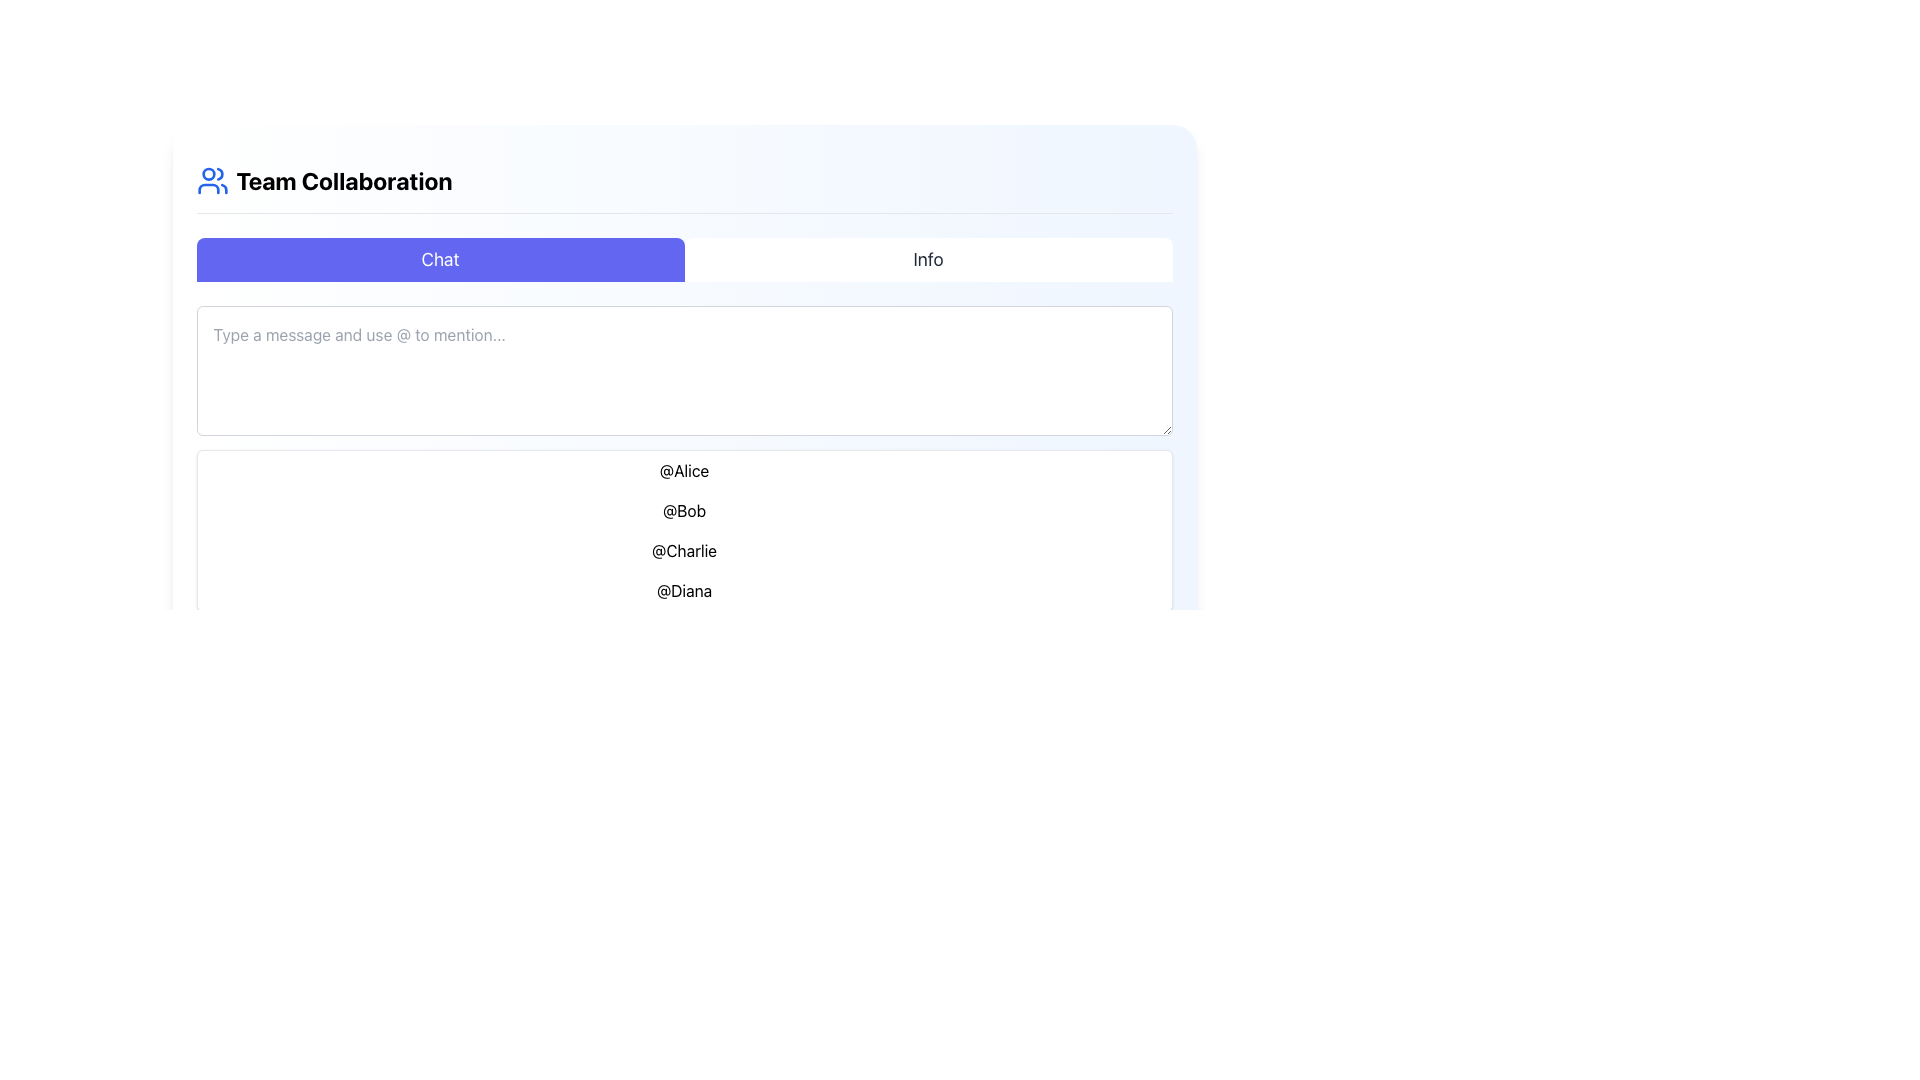  What do you see at coordinates (684, 551) in the screenshot?
I see `the text label for user Charlie, which is the third entry in a list between @Bob and @Diana` at bounding box center [684, 551].